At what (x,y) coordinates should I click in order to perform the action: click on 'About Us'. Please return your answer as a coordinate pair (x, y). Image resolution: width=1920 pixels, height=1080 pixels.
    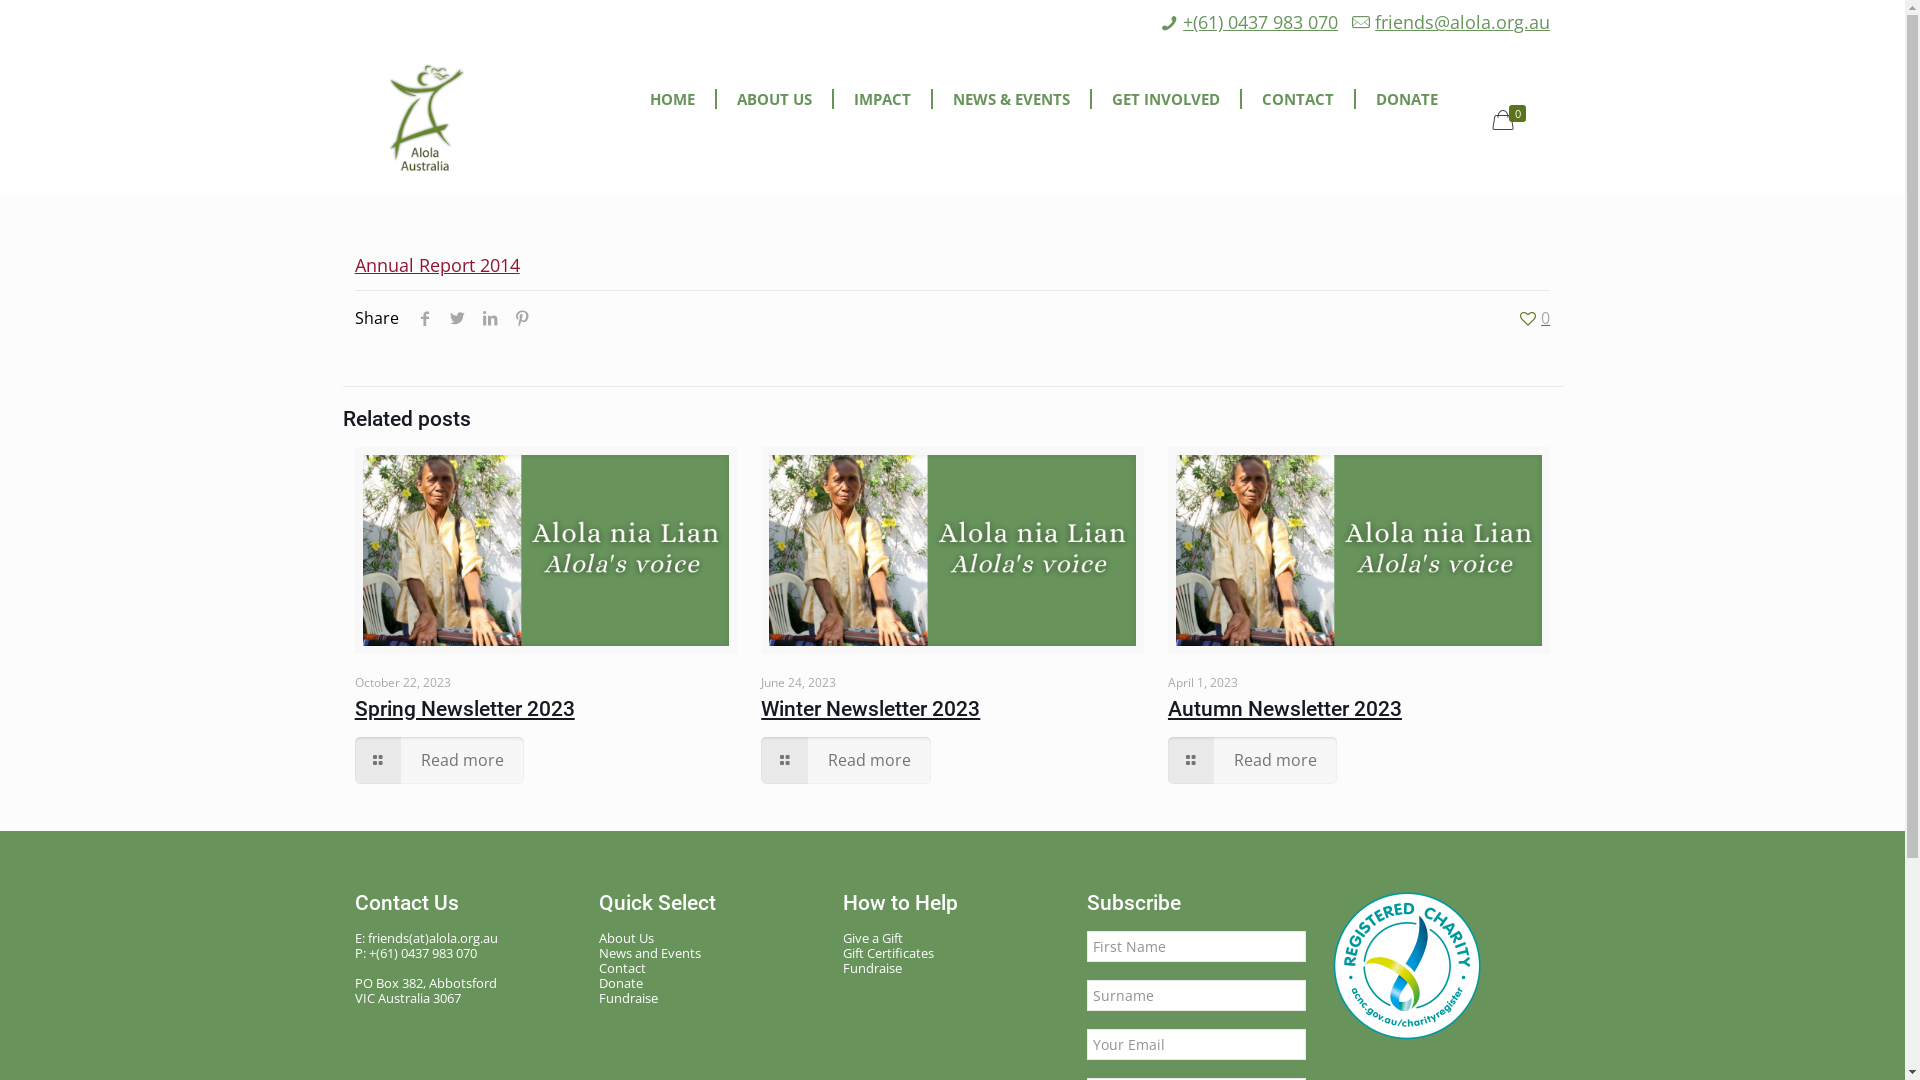
    Looking at the image, I should click on (709, 938).